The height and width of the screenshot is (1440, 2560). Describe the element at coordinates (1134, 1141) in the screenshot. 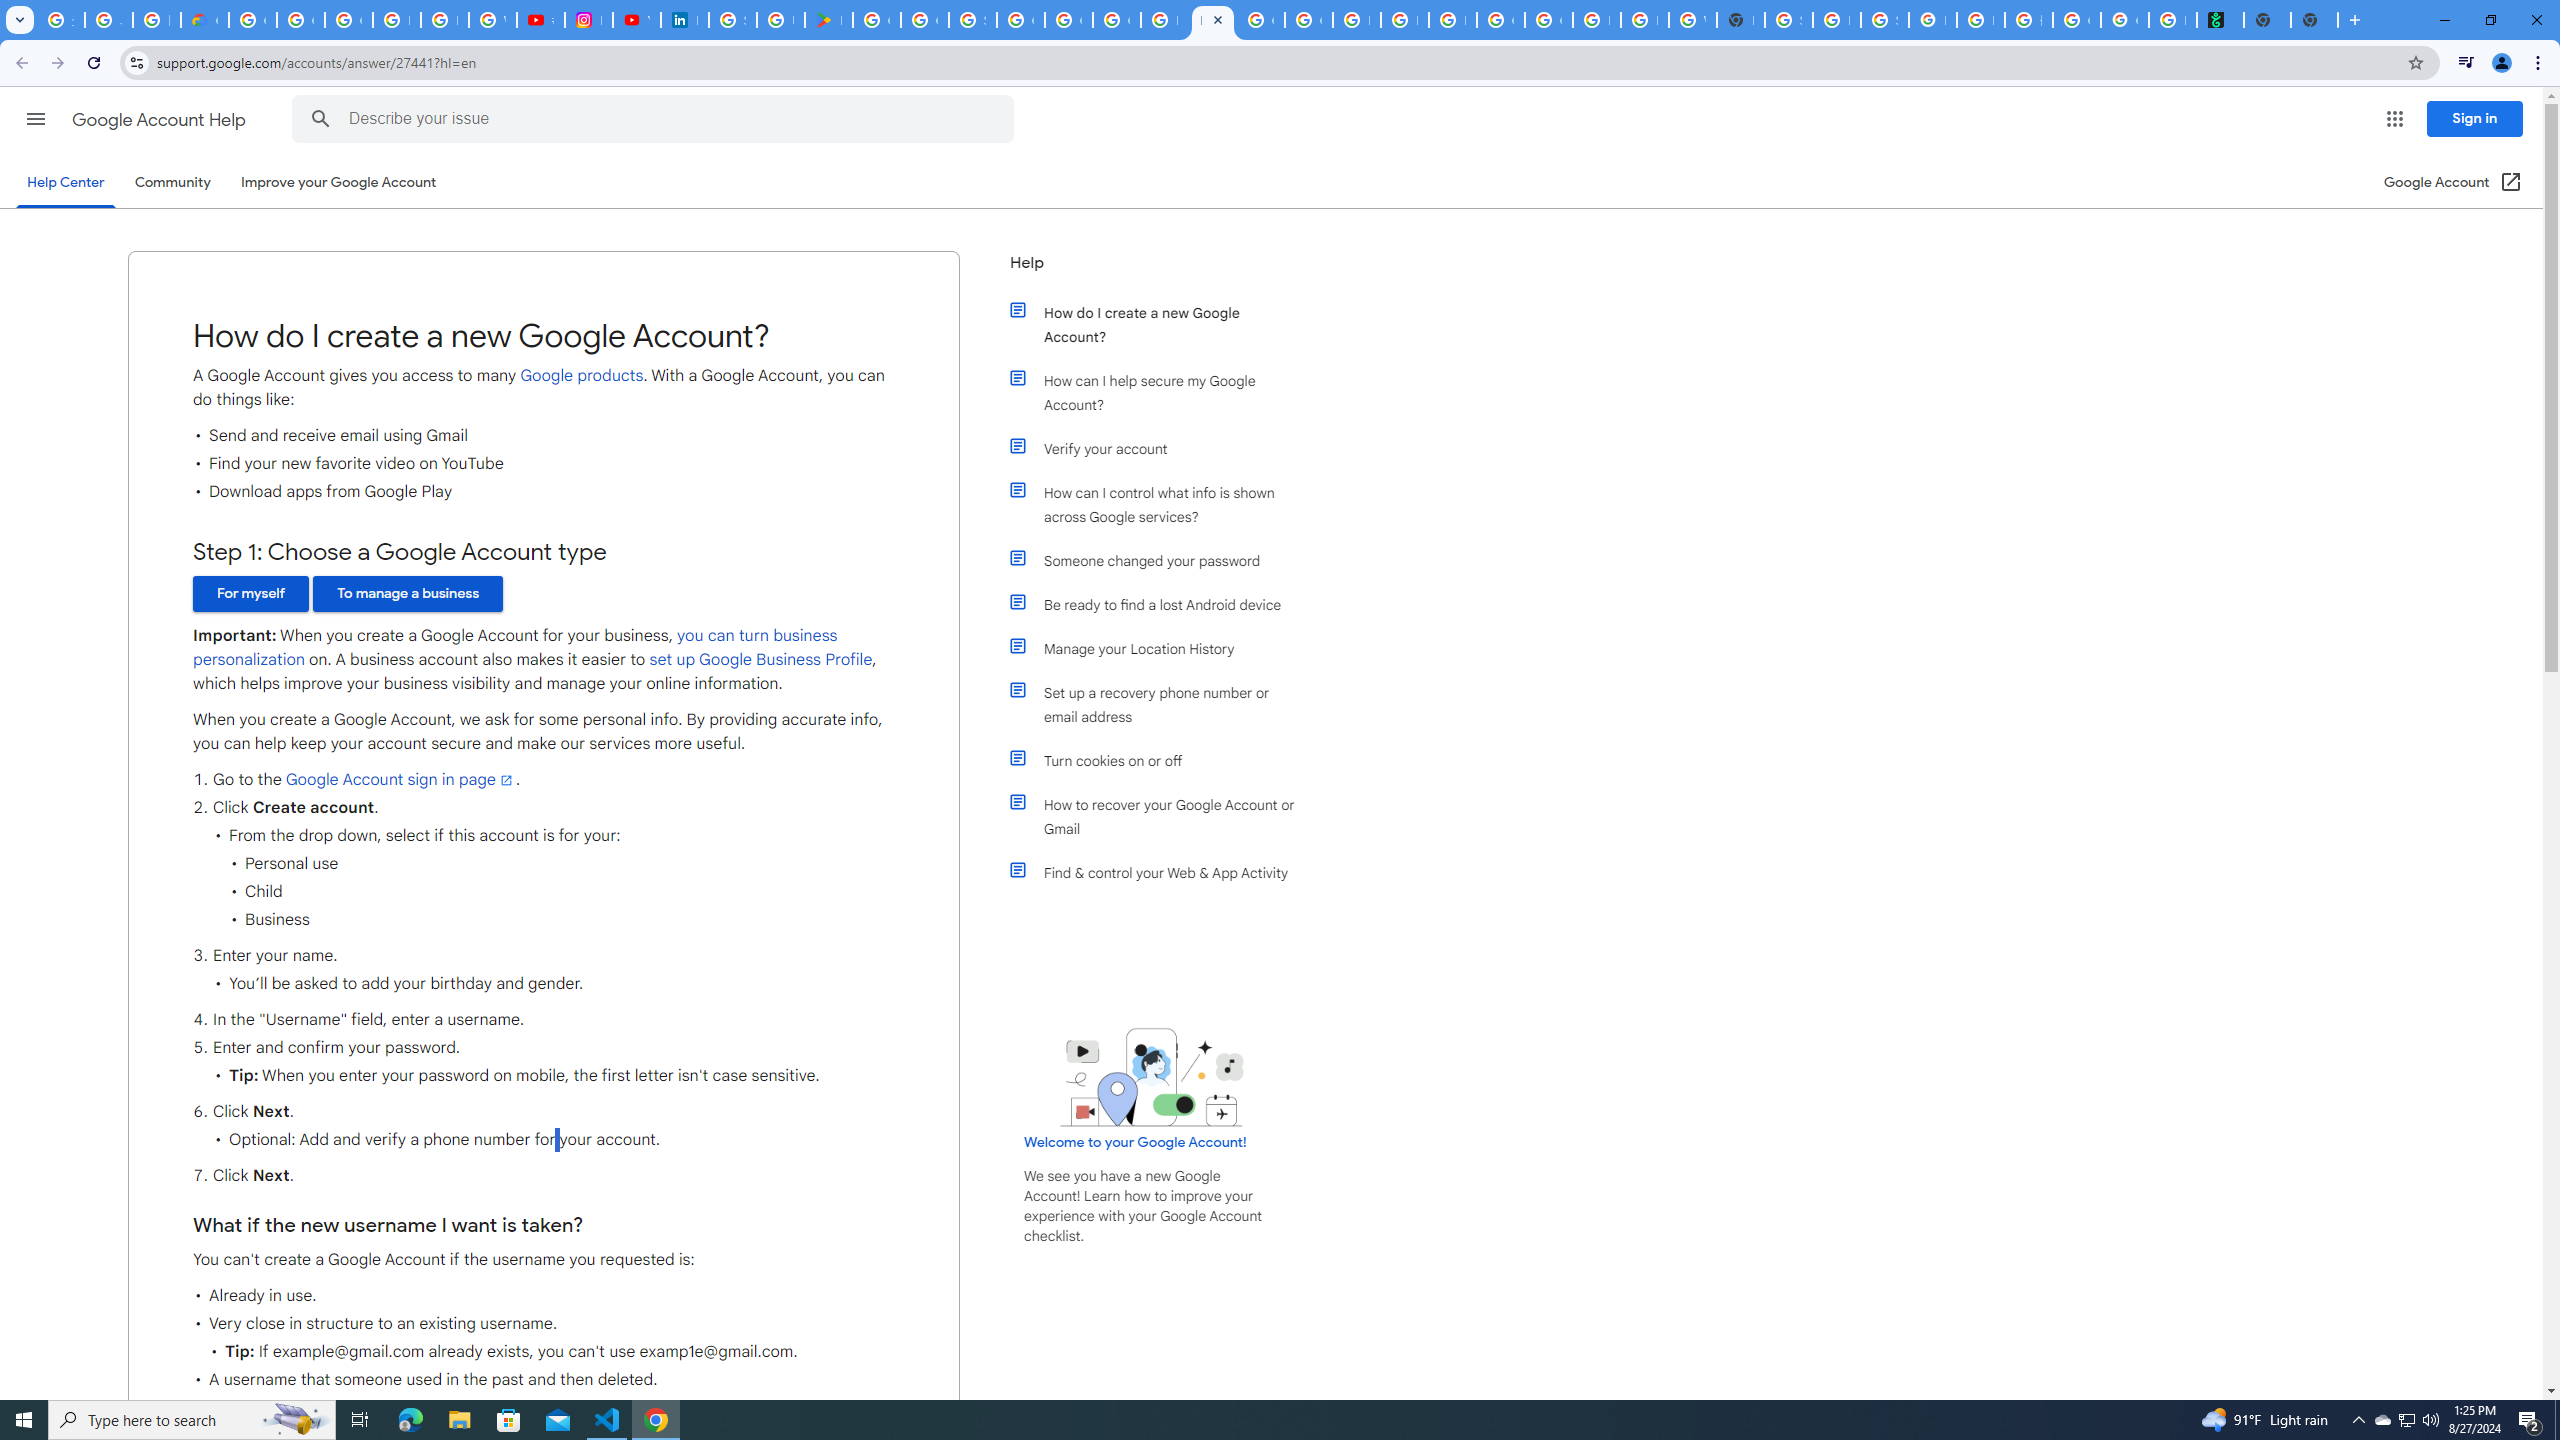

I see `'Welcome to your Google Account!'` at that location.